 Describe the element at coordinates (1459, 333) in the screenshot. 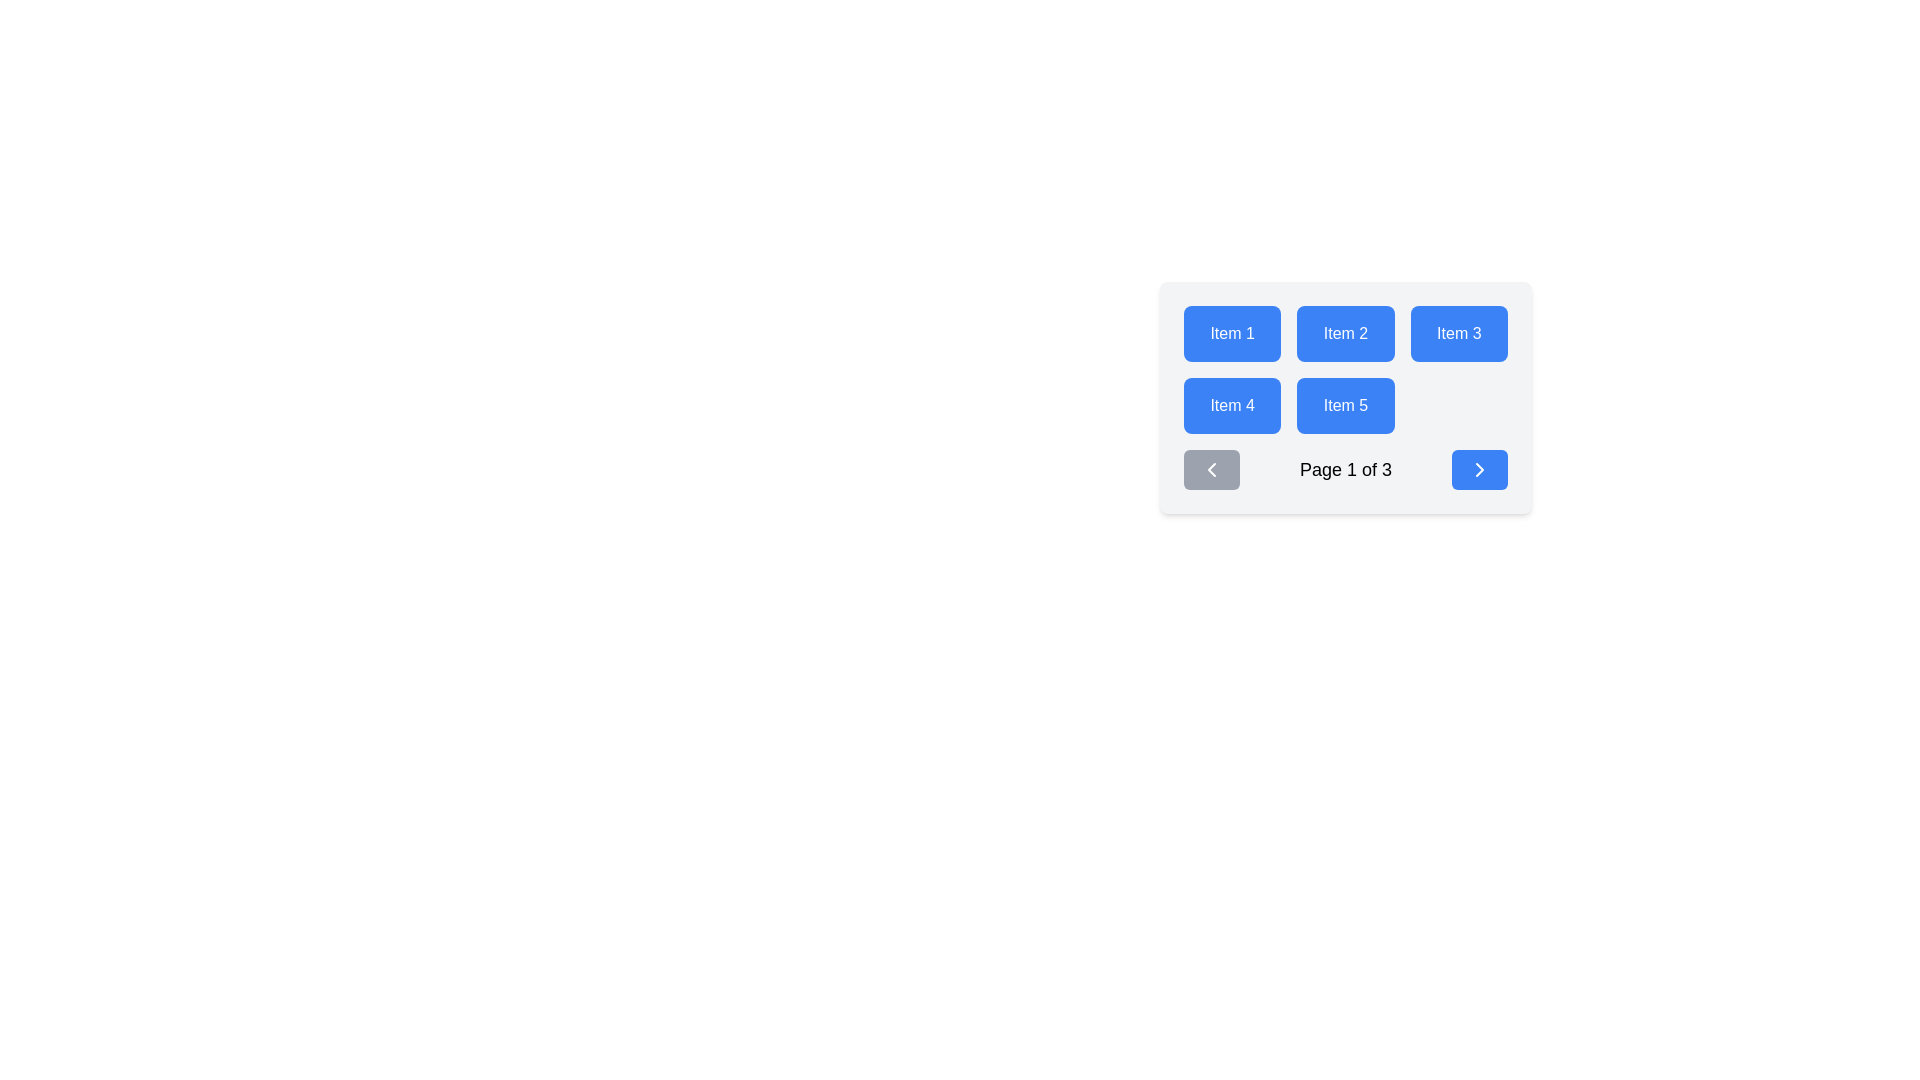

I see `the blue button labeled 'Item 3'` at that location.